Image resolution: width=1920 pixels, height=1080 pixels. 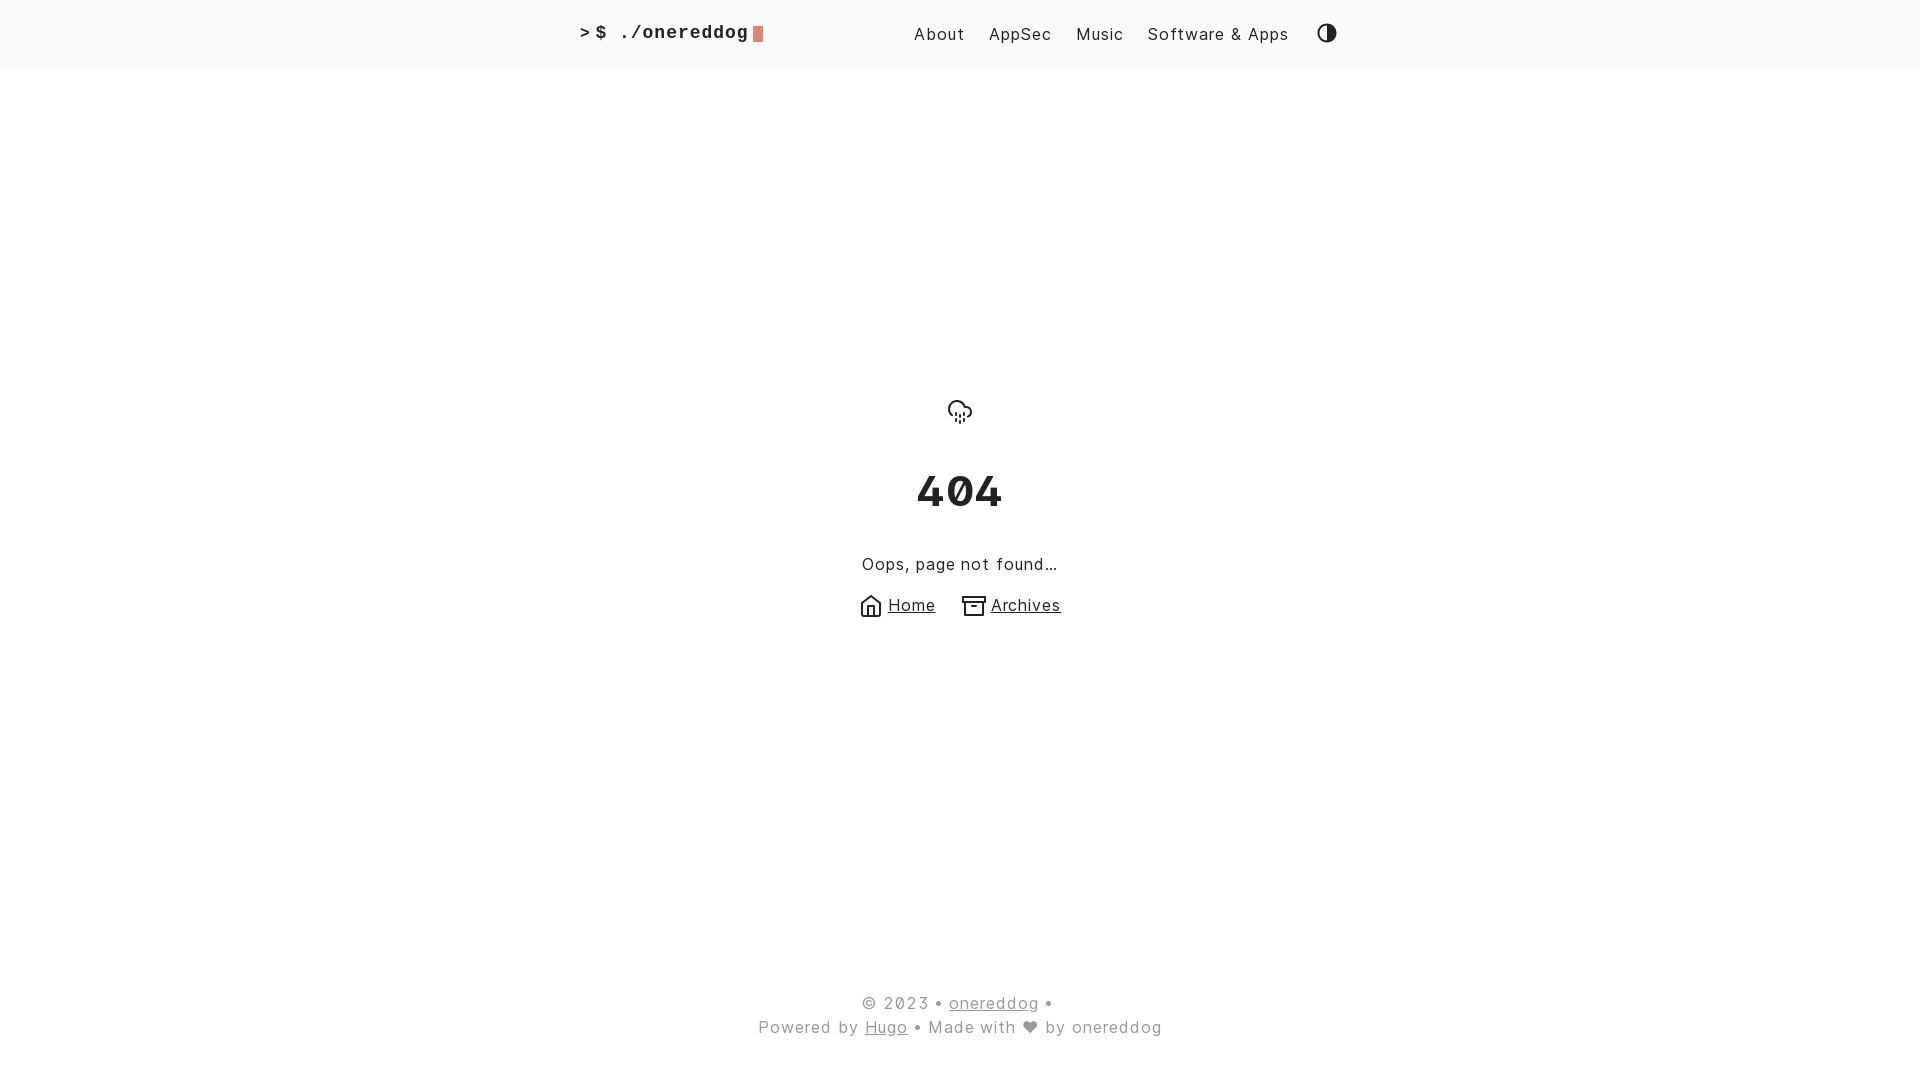 What do you see at coordinates (671, 34) in the screenshot?
I see `'>` at bounding box center [671, 34].